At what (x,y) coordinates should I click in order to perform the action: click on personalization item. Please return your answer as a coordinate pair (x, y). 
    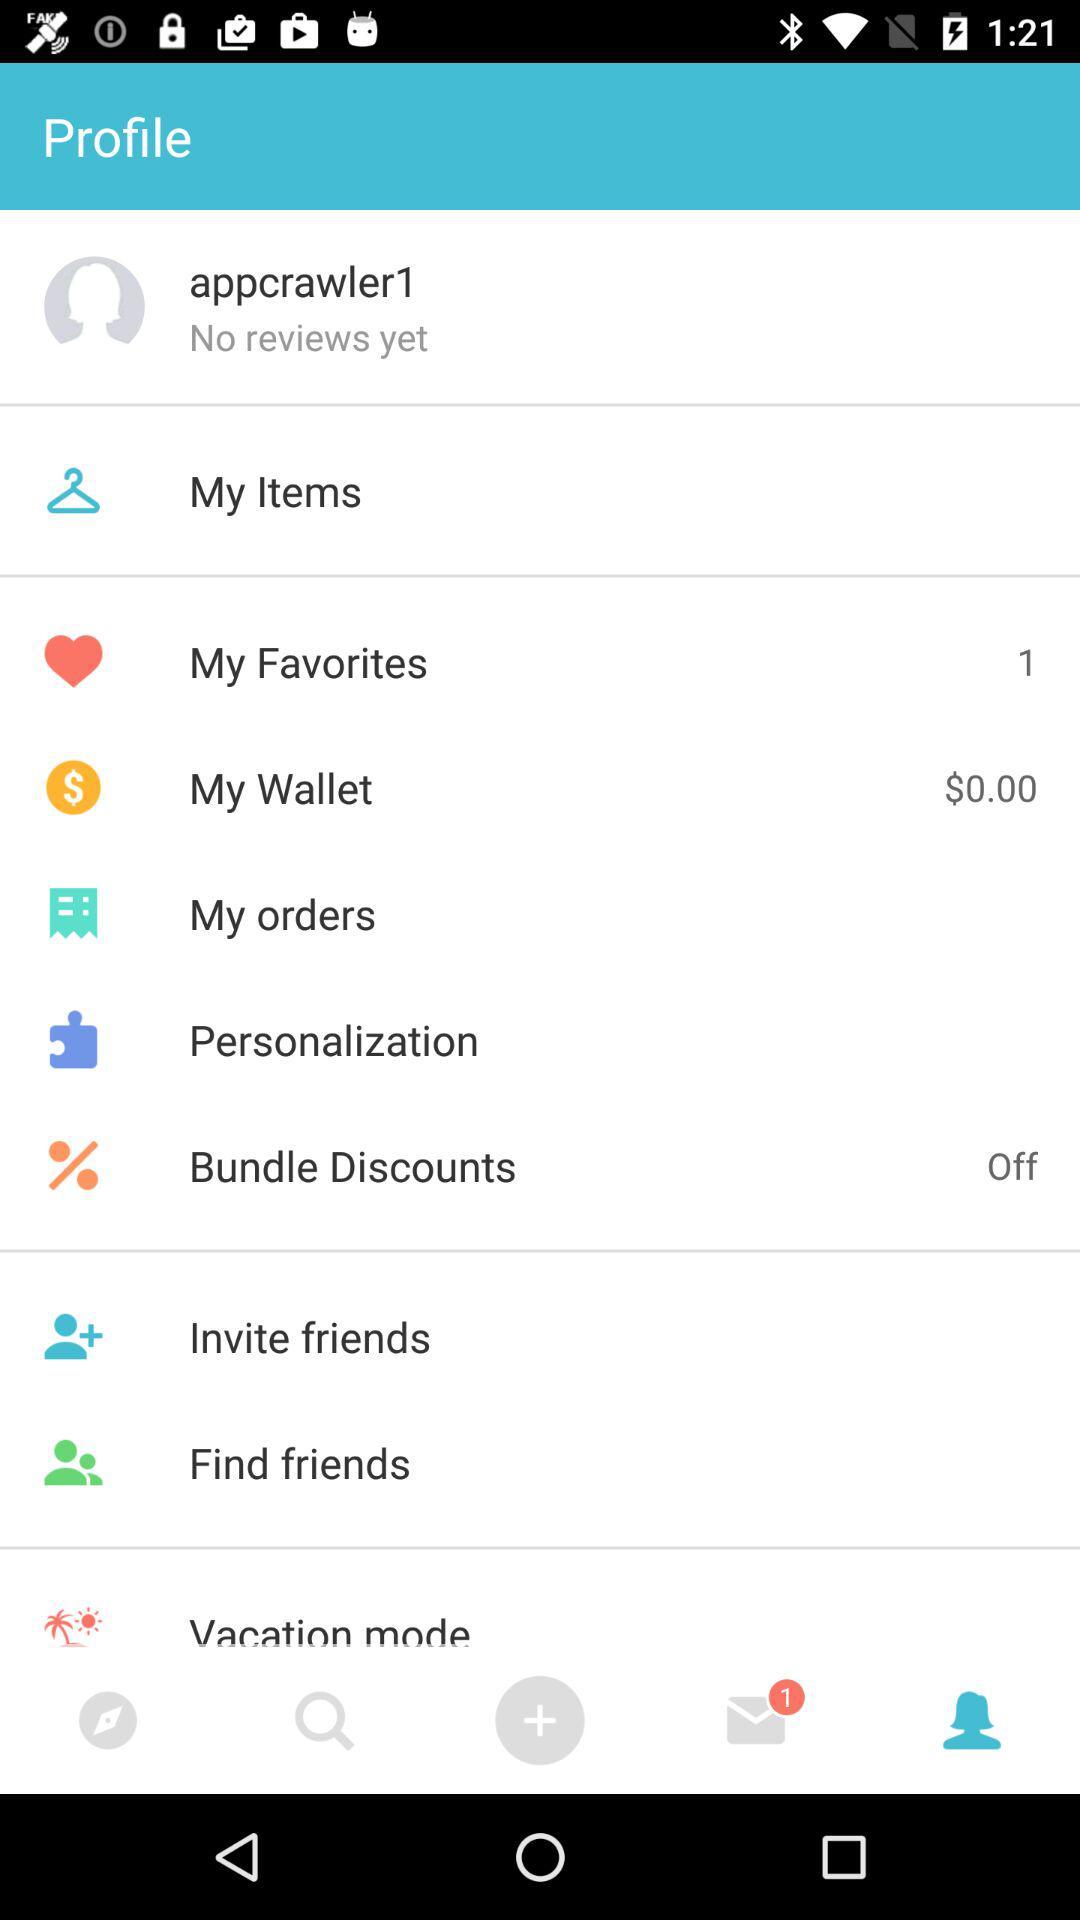
    Looking at the image, I should click on (540, 1039).